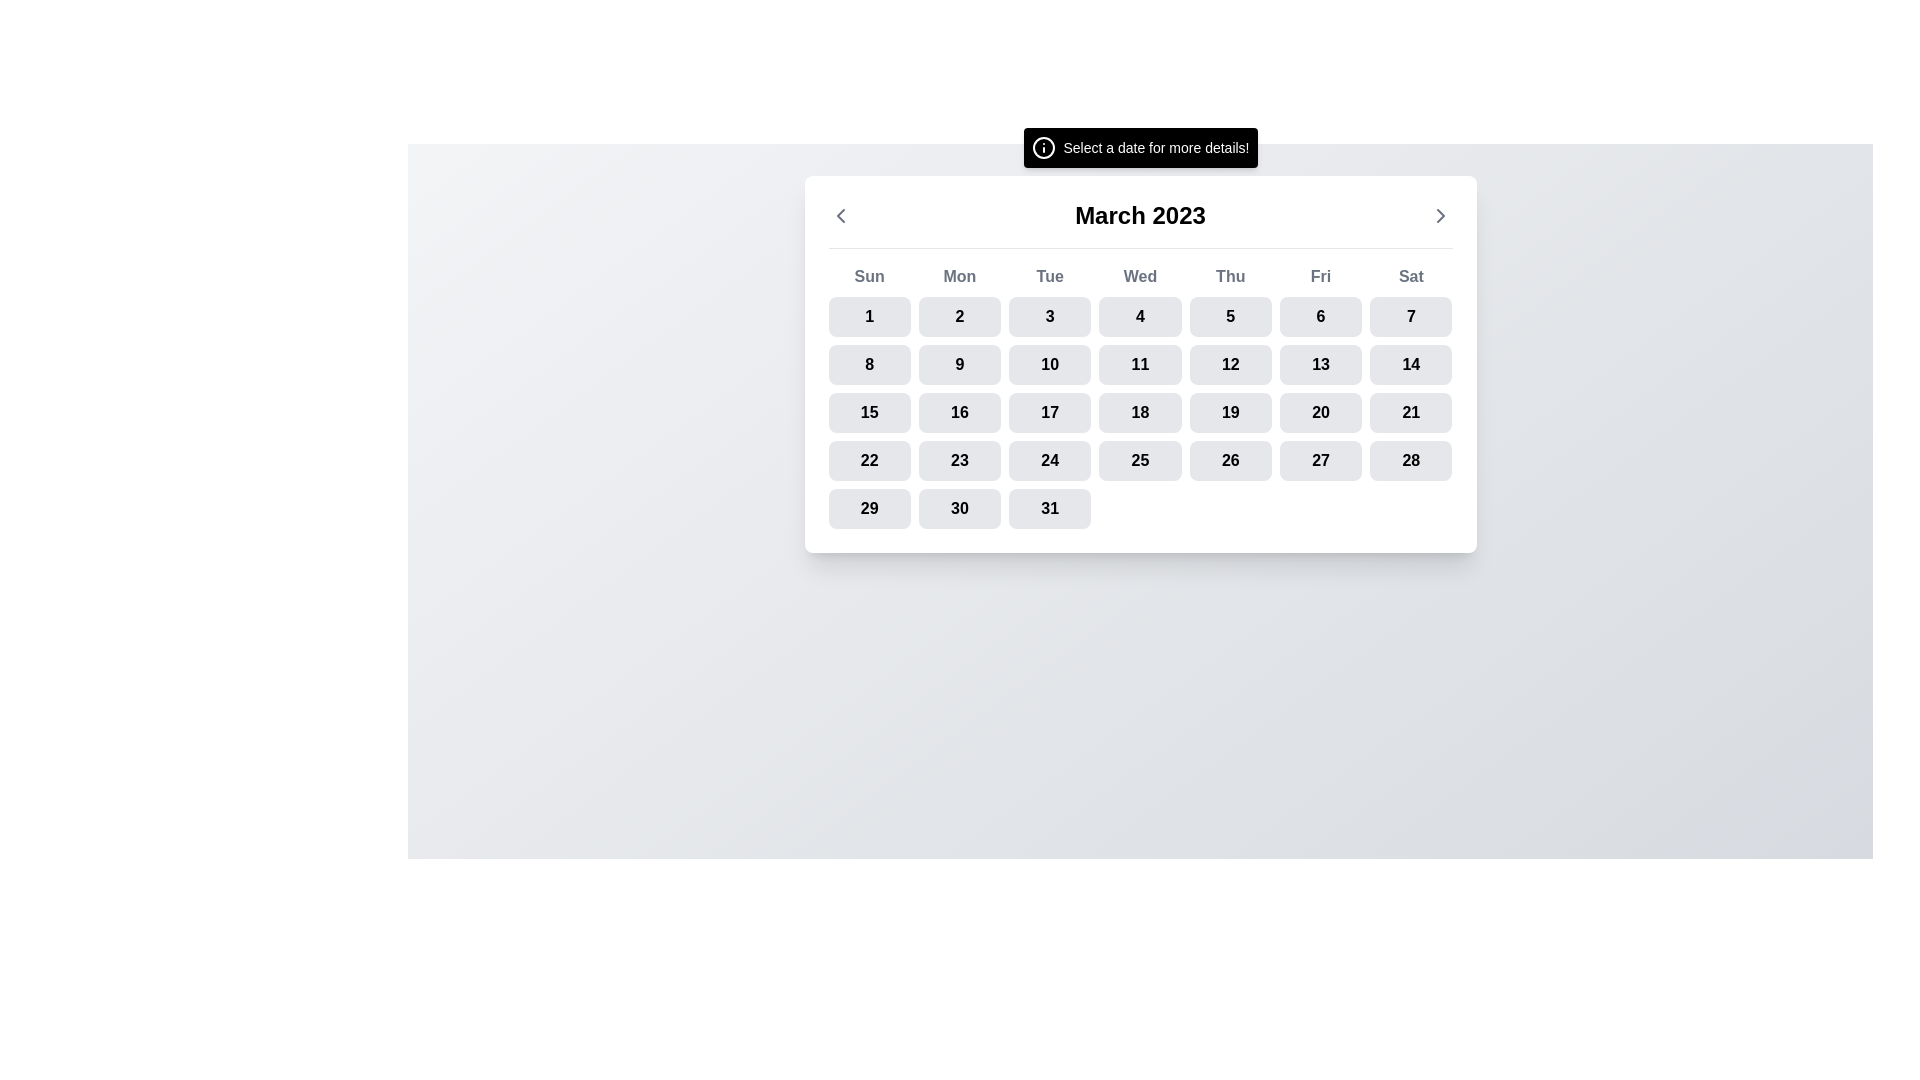 The image size is (1920, 1080). What do you see at coordinates (1049, 315) in the screenshot?
I see `the button representing Tuesday, the 3rd day of the month in the calendar interface` at bounding box center [1049, 315].